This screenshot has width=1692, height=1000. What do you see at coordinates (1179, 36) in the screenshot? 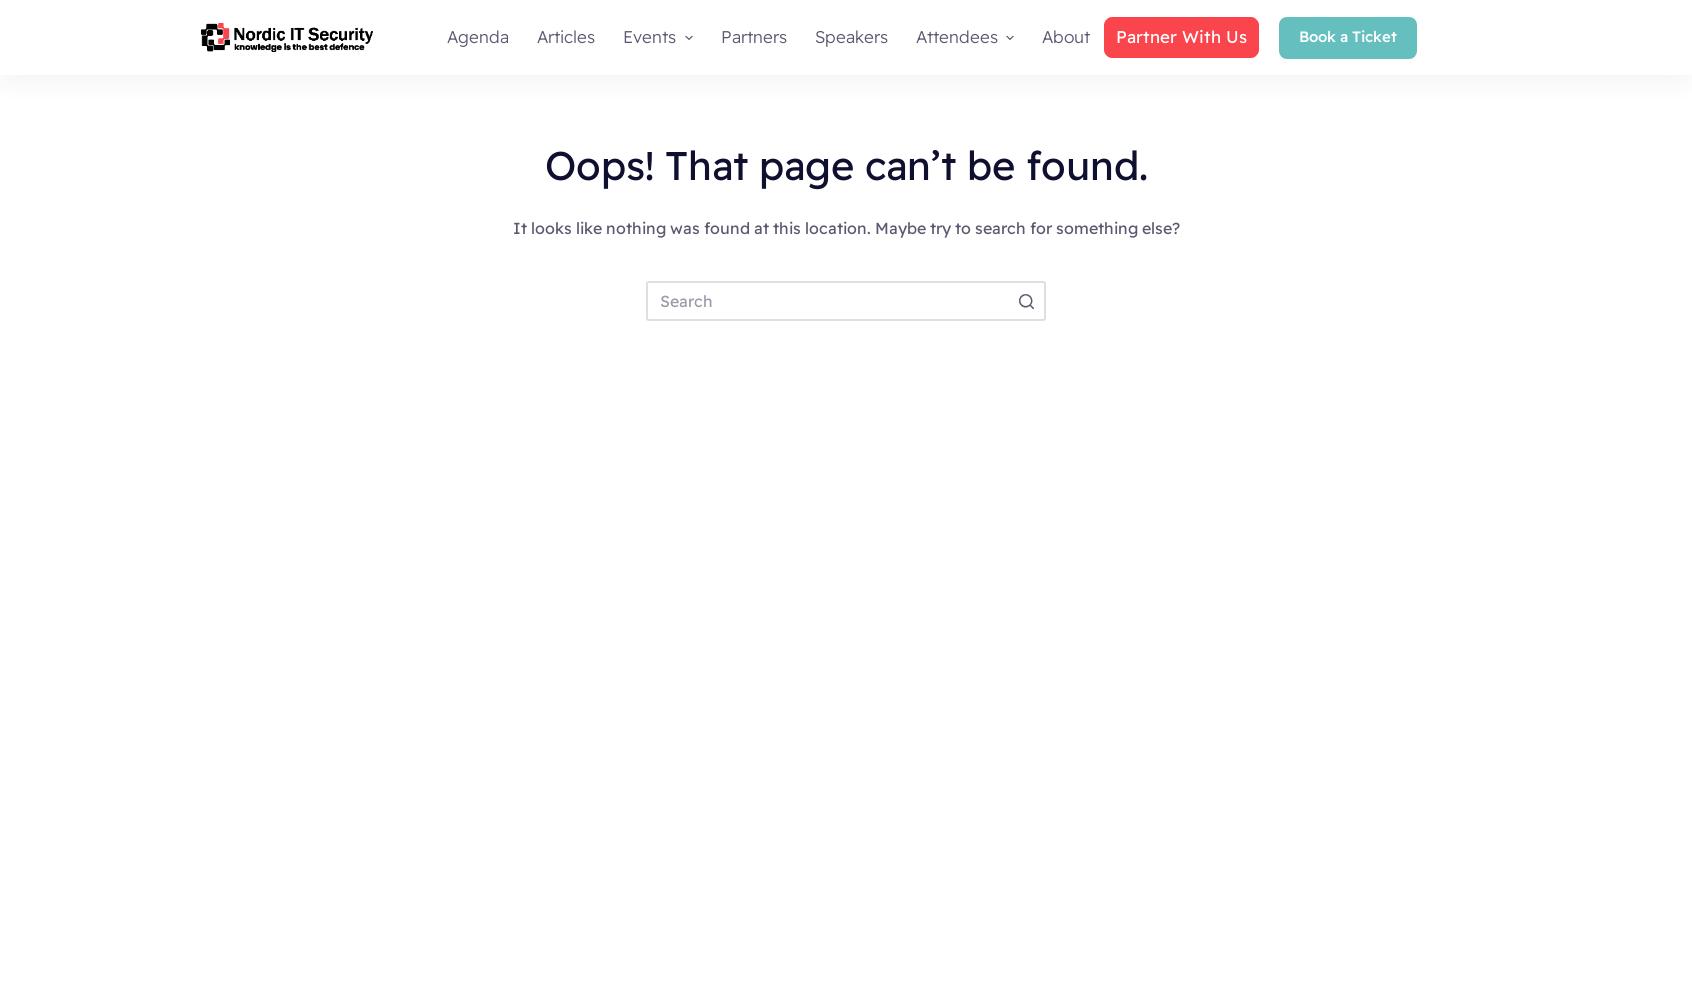
I see `'Partner With Us'` at bounding box center [1179, 36].